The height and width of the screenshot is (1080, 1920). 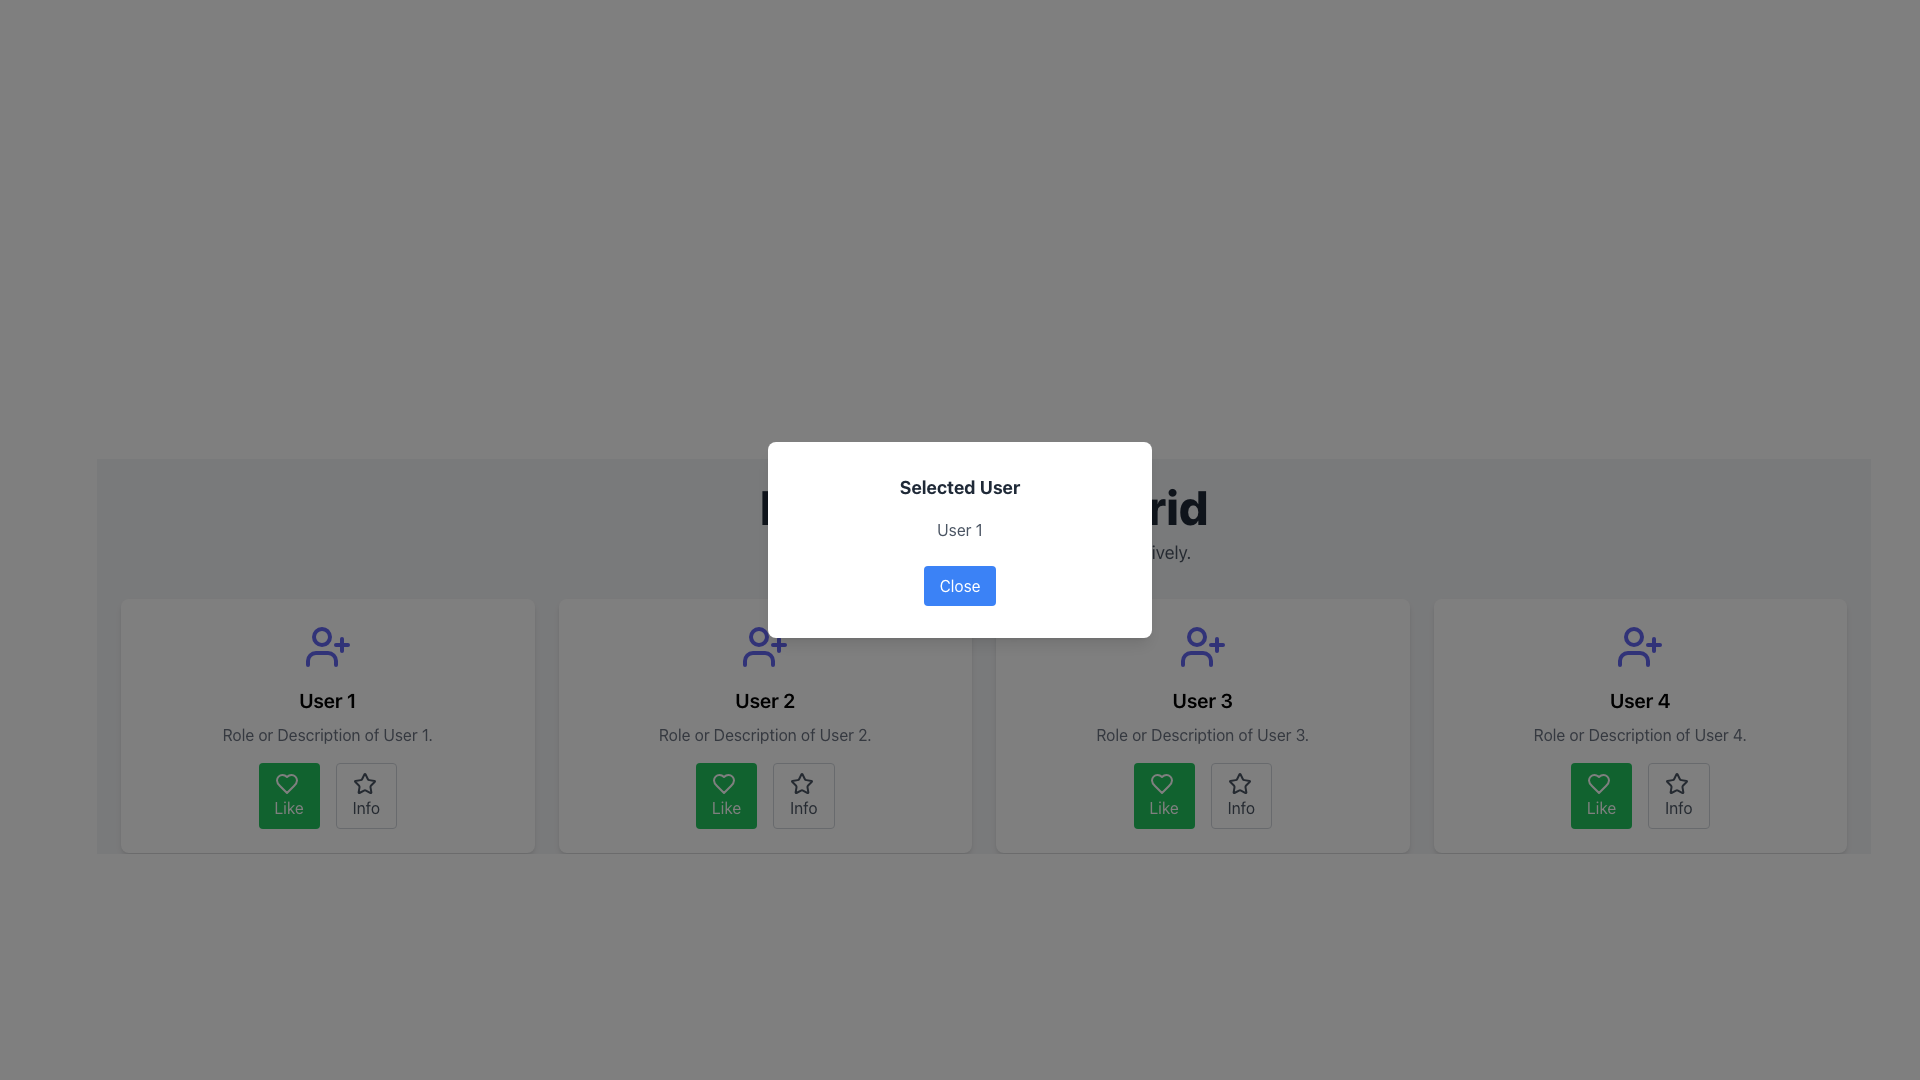 What do you see at coordinates (321, 659) in the screenshot?
I see `the lower arc of the user icon representing a profile, which is part of the user avatar icon above 'User 1' in the user grid` at bounding box center [321, 659].